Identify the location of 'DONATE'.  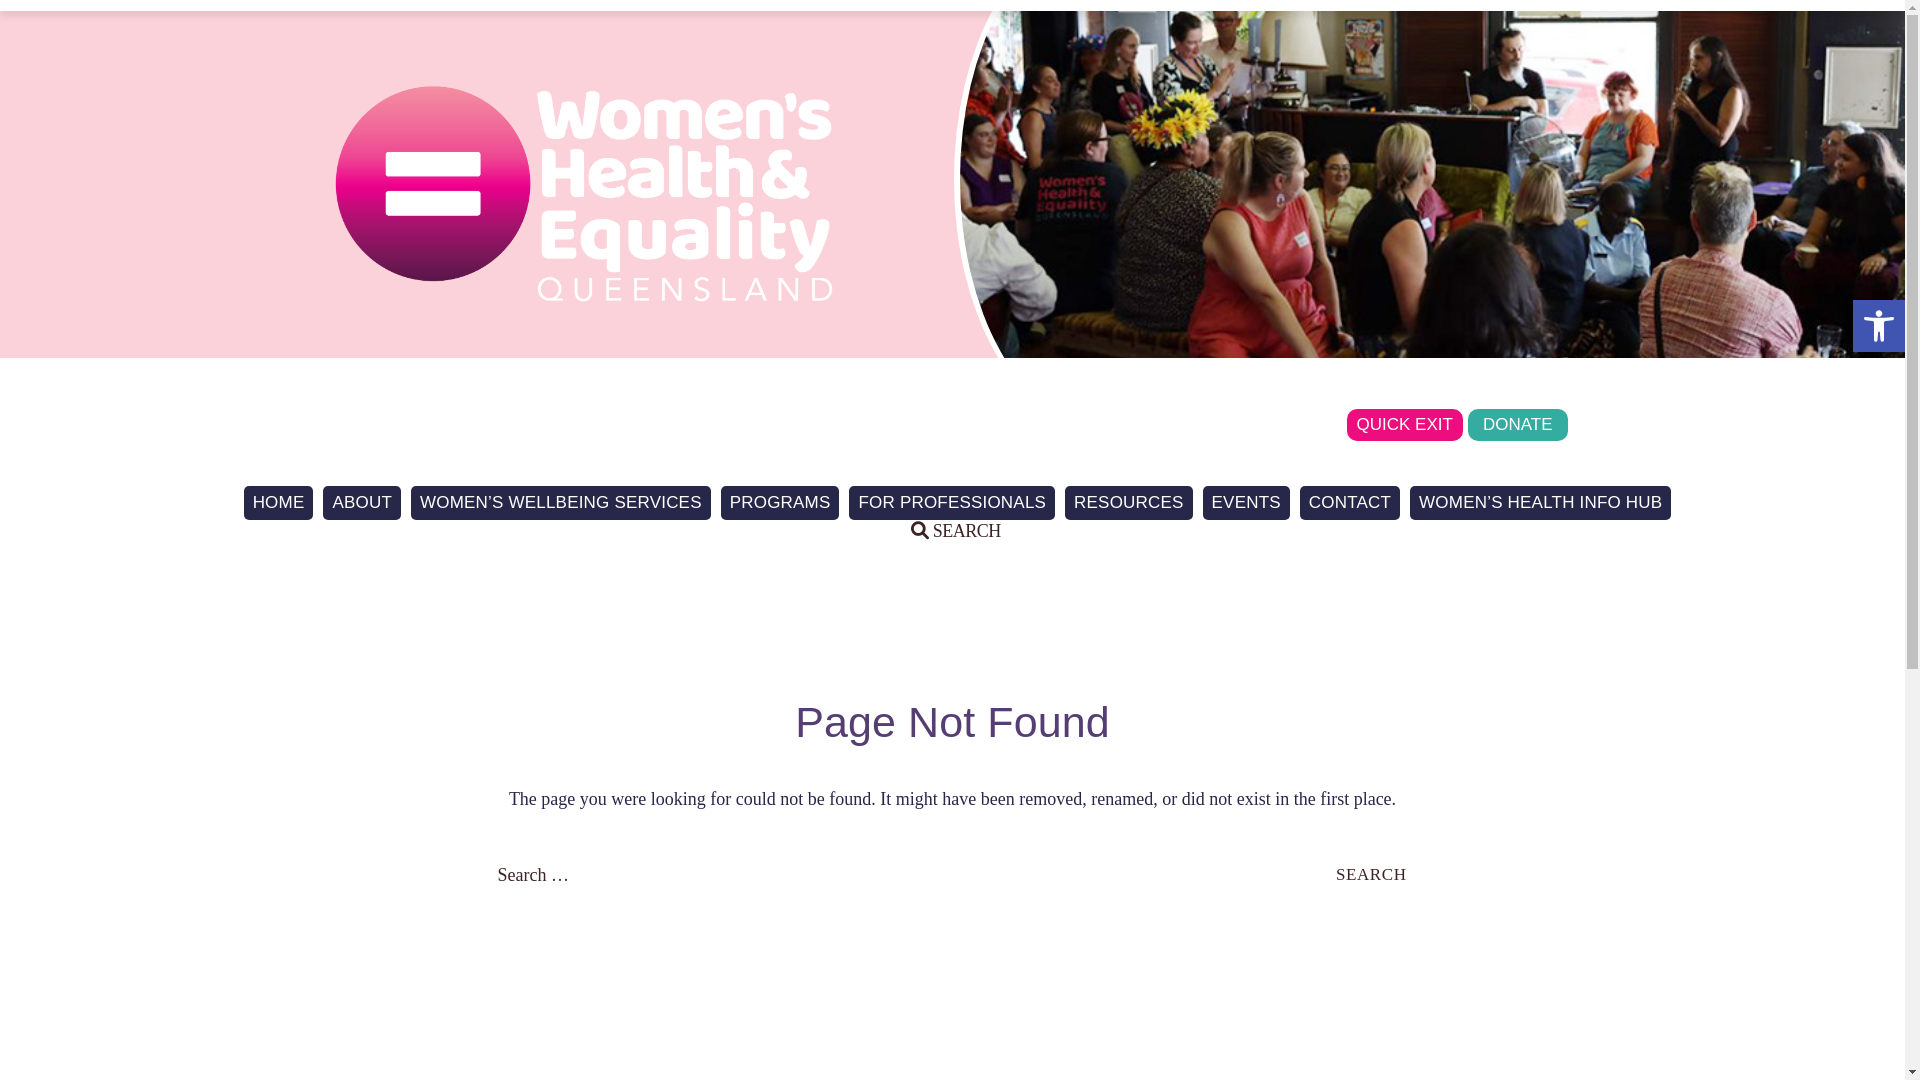
(1468, 423).